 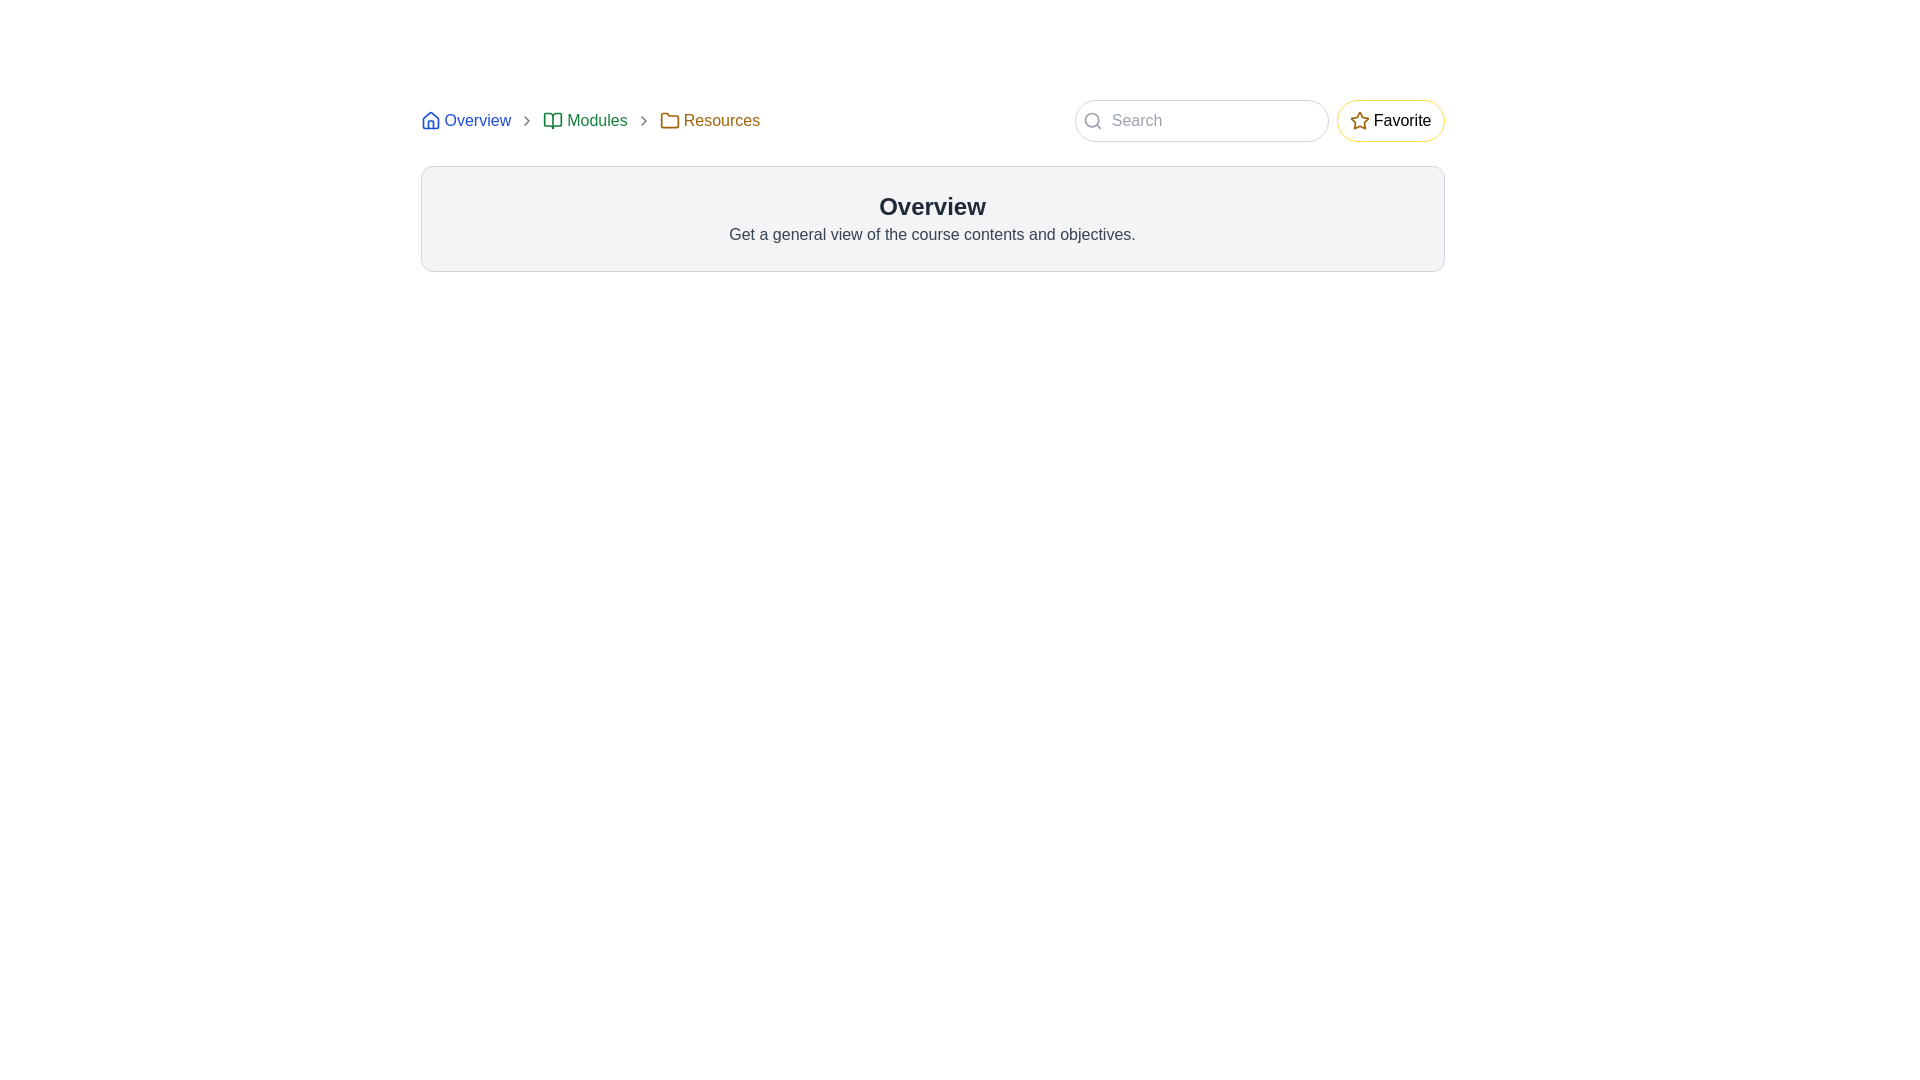 What do you see at coordinates (553, 120) in the screenshot?
I see `the icon located to the immediate left of the word 'Modules' in the navigation breadcrumb, which indicates the content structure or organization` at bounding box center [553, 120].